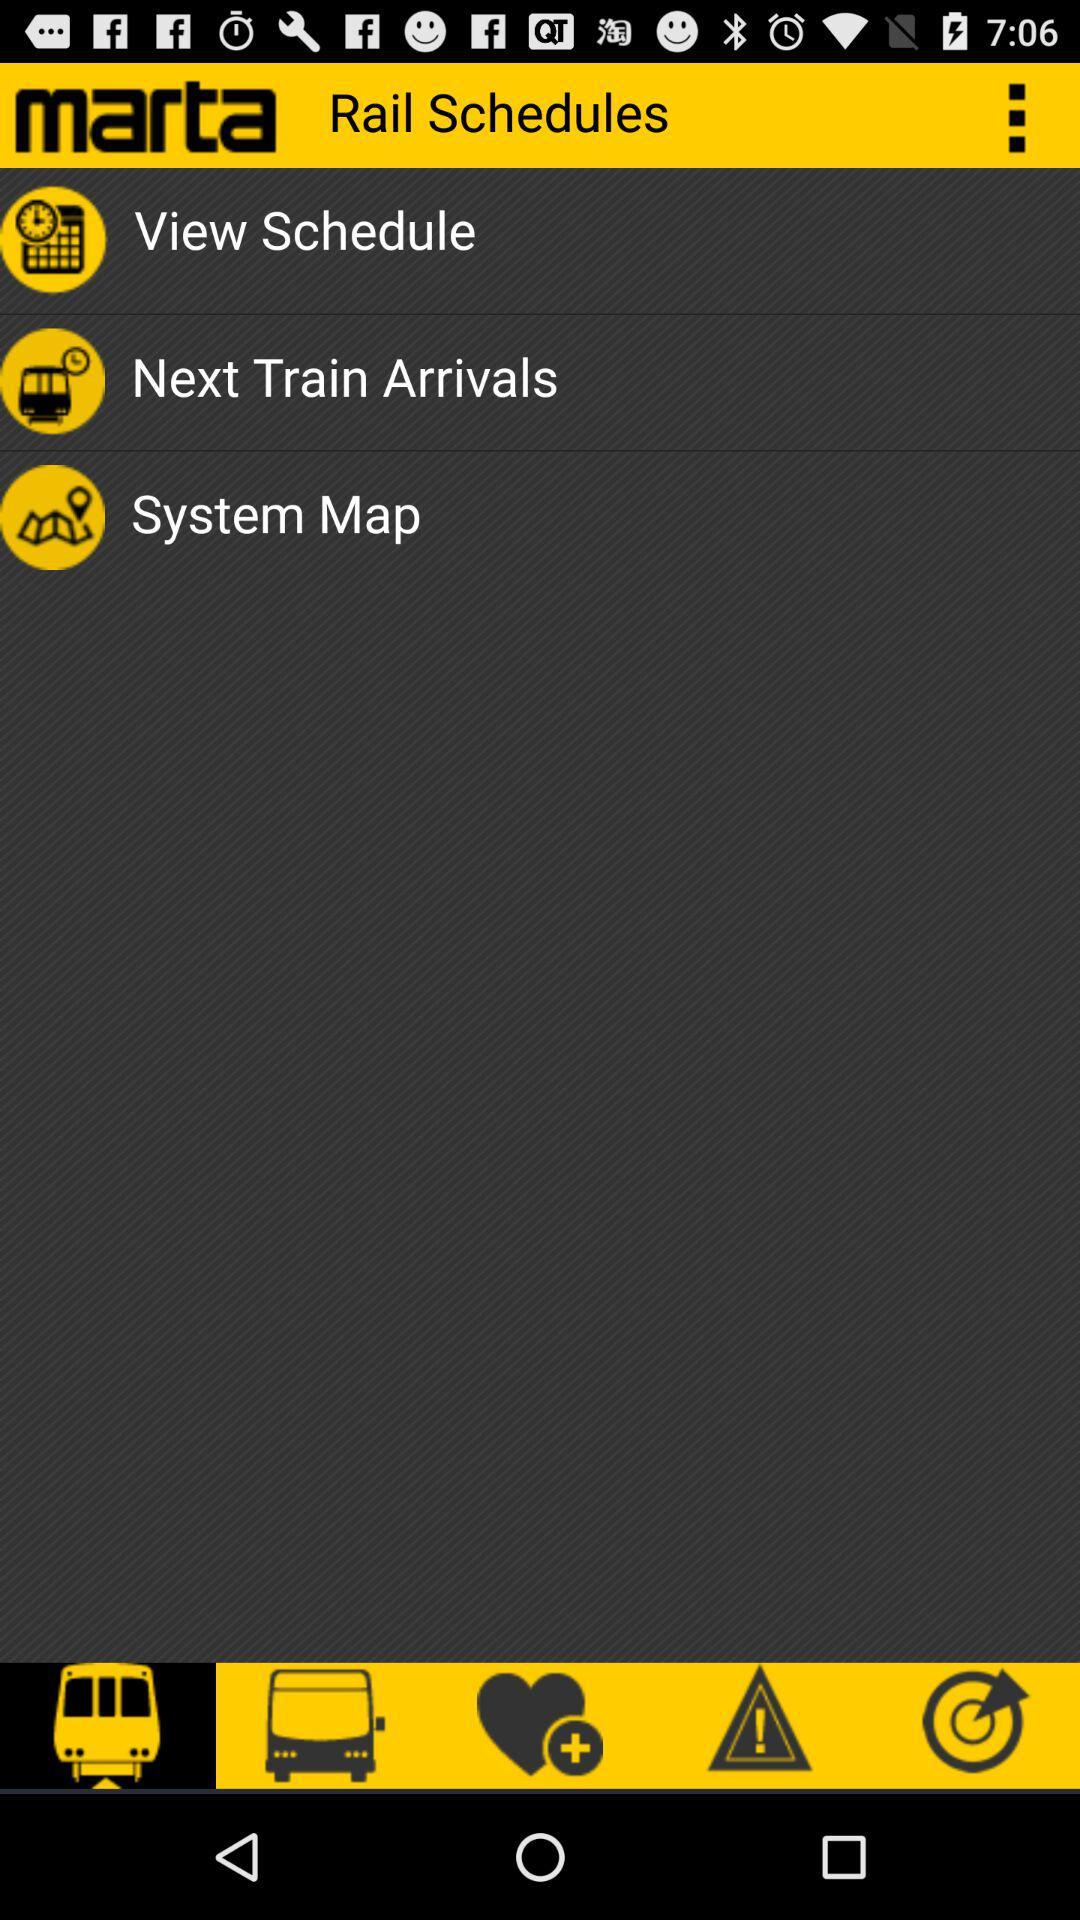  Describe the element at coordinates (1027, 122) in the screenshot. I see `the more icon` at that location.